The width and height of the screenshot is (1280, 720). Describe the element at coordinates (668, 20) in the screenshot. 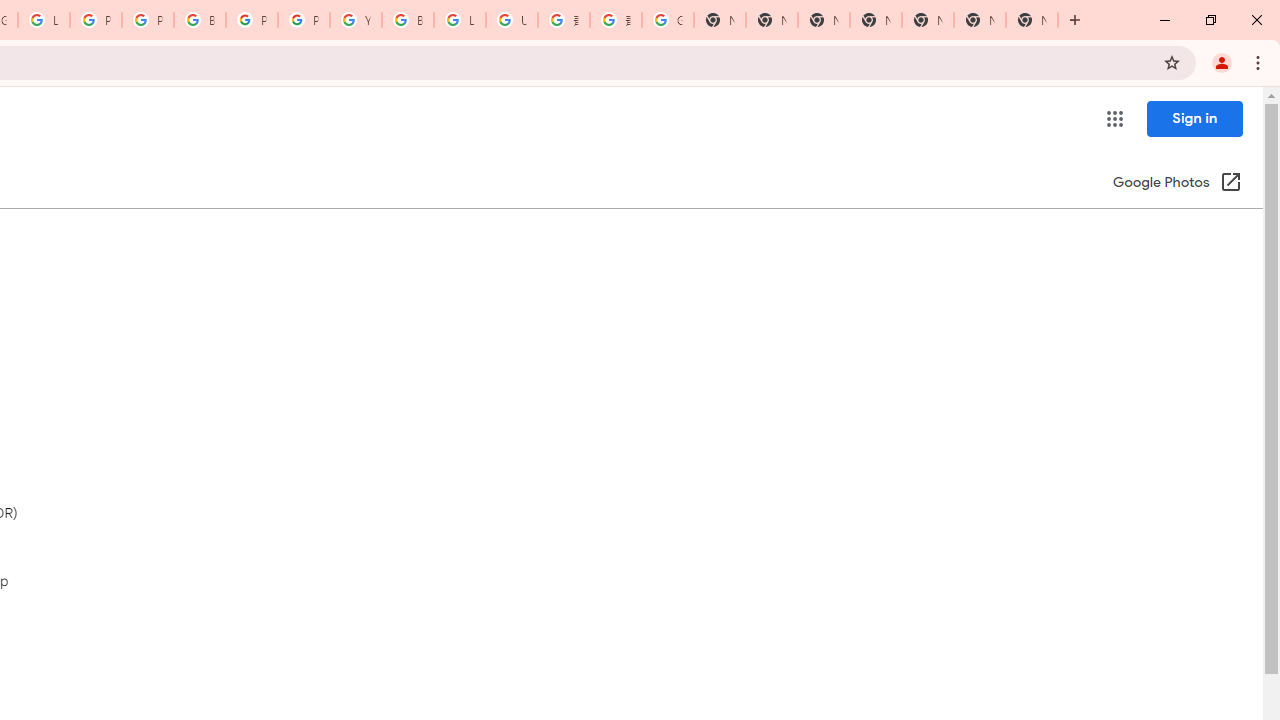

I see `'Google Images'` at that location.